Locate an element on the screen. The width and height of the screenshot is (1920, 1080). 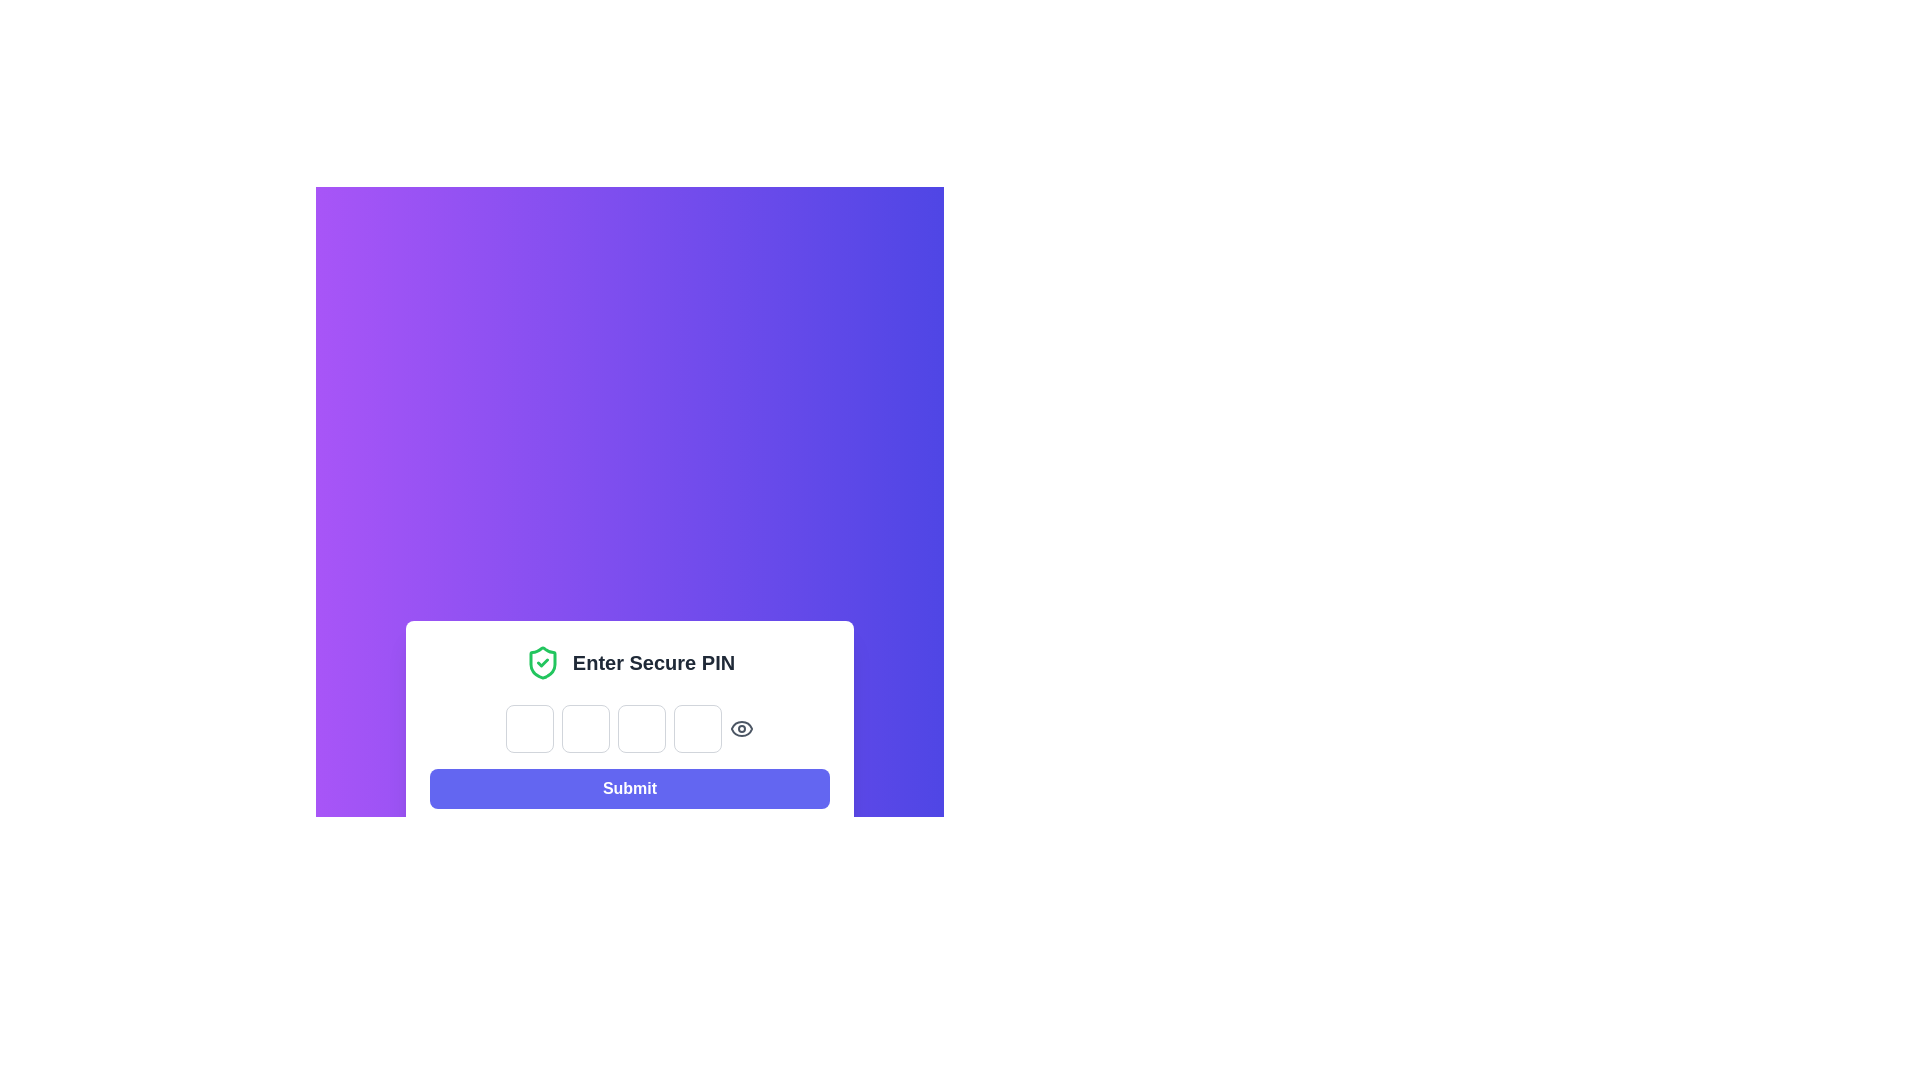
text label that serves as a descriptive header for the secure PIN input section, located below a gradient purple background and to the right of a green shield-check icon is located at coordinates (653, 663).